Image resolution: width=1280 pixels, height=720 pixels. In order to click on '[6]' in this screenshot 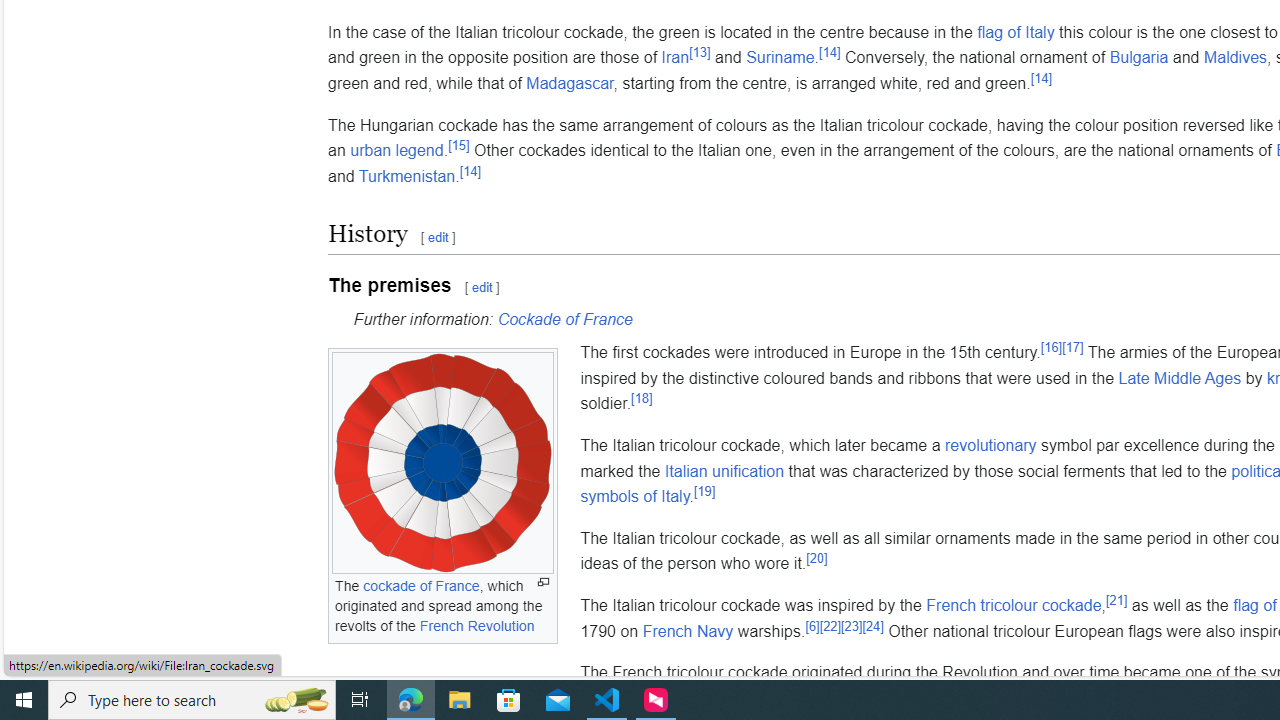, I will do `click(812, 625)`.